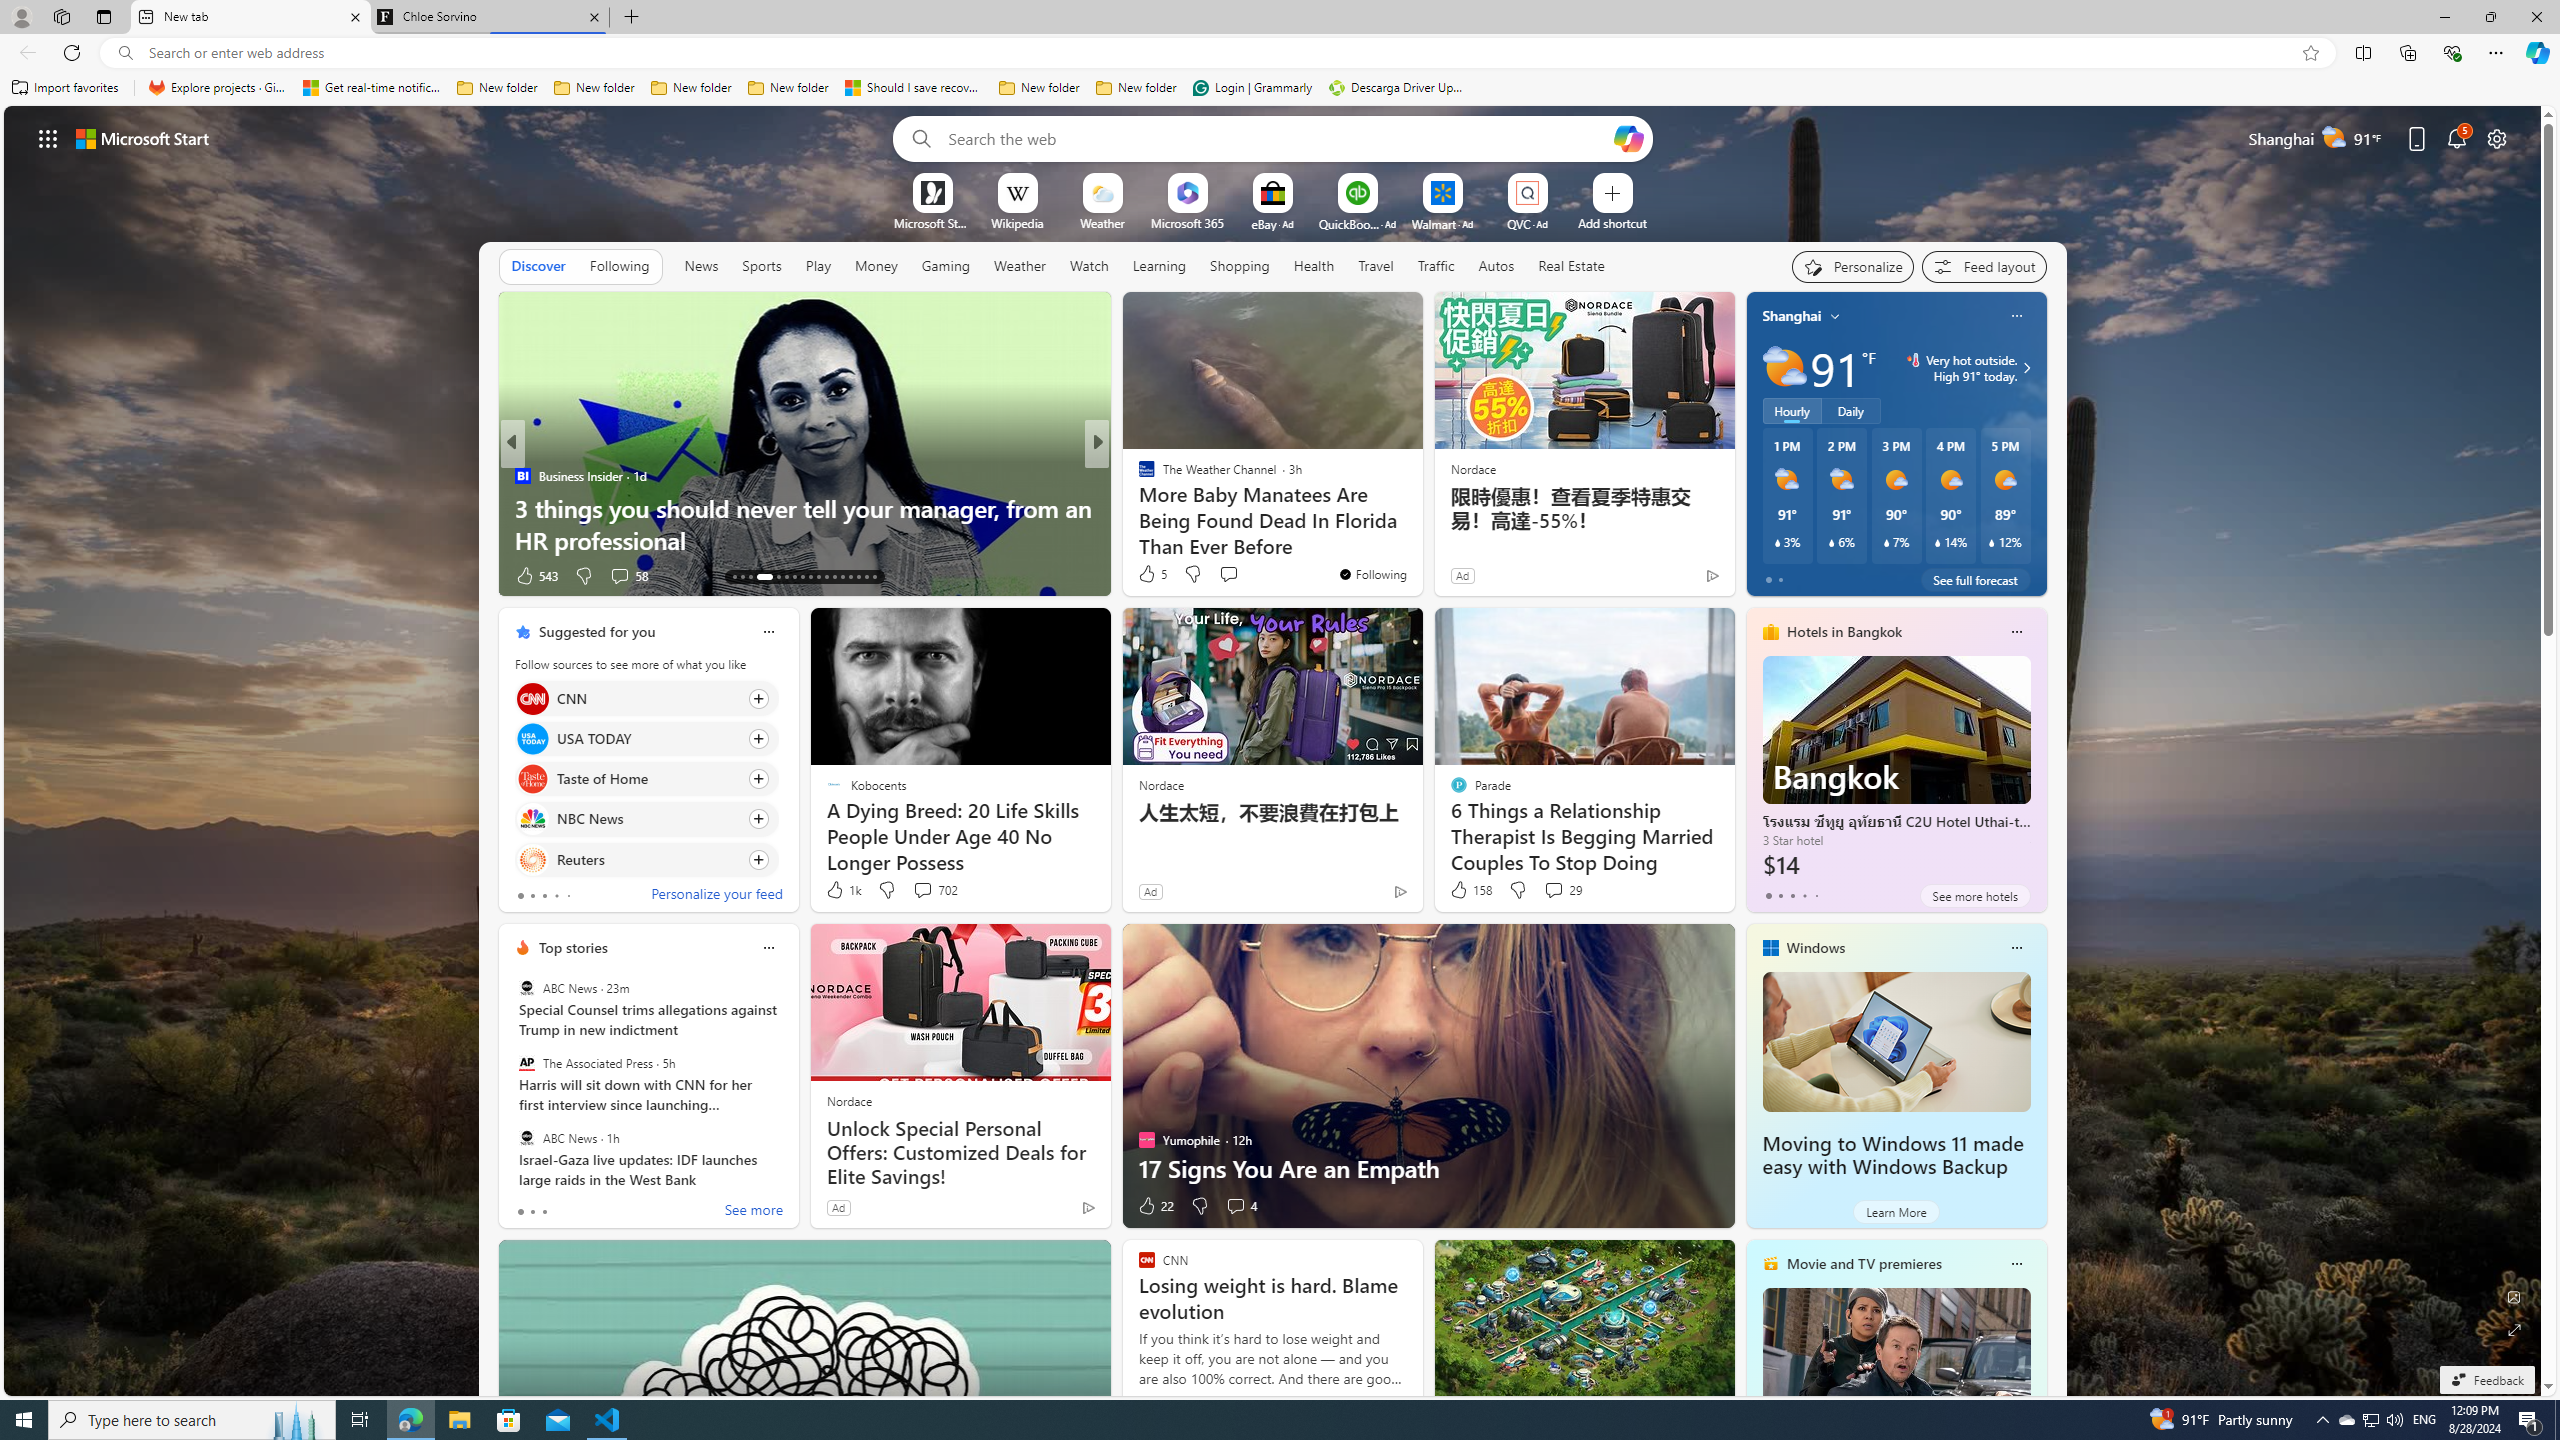 The image size is (2560, 1440). I want to click on 'Shopping', so click(1239, 264).